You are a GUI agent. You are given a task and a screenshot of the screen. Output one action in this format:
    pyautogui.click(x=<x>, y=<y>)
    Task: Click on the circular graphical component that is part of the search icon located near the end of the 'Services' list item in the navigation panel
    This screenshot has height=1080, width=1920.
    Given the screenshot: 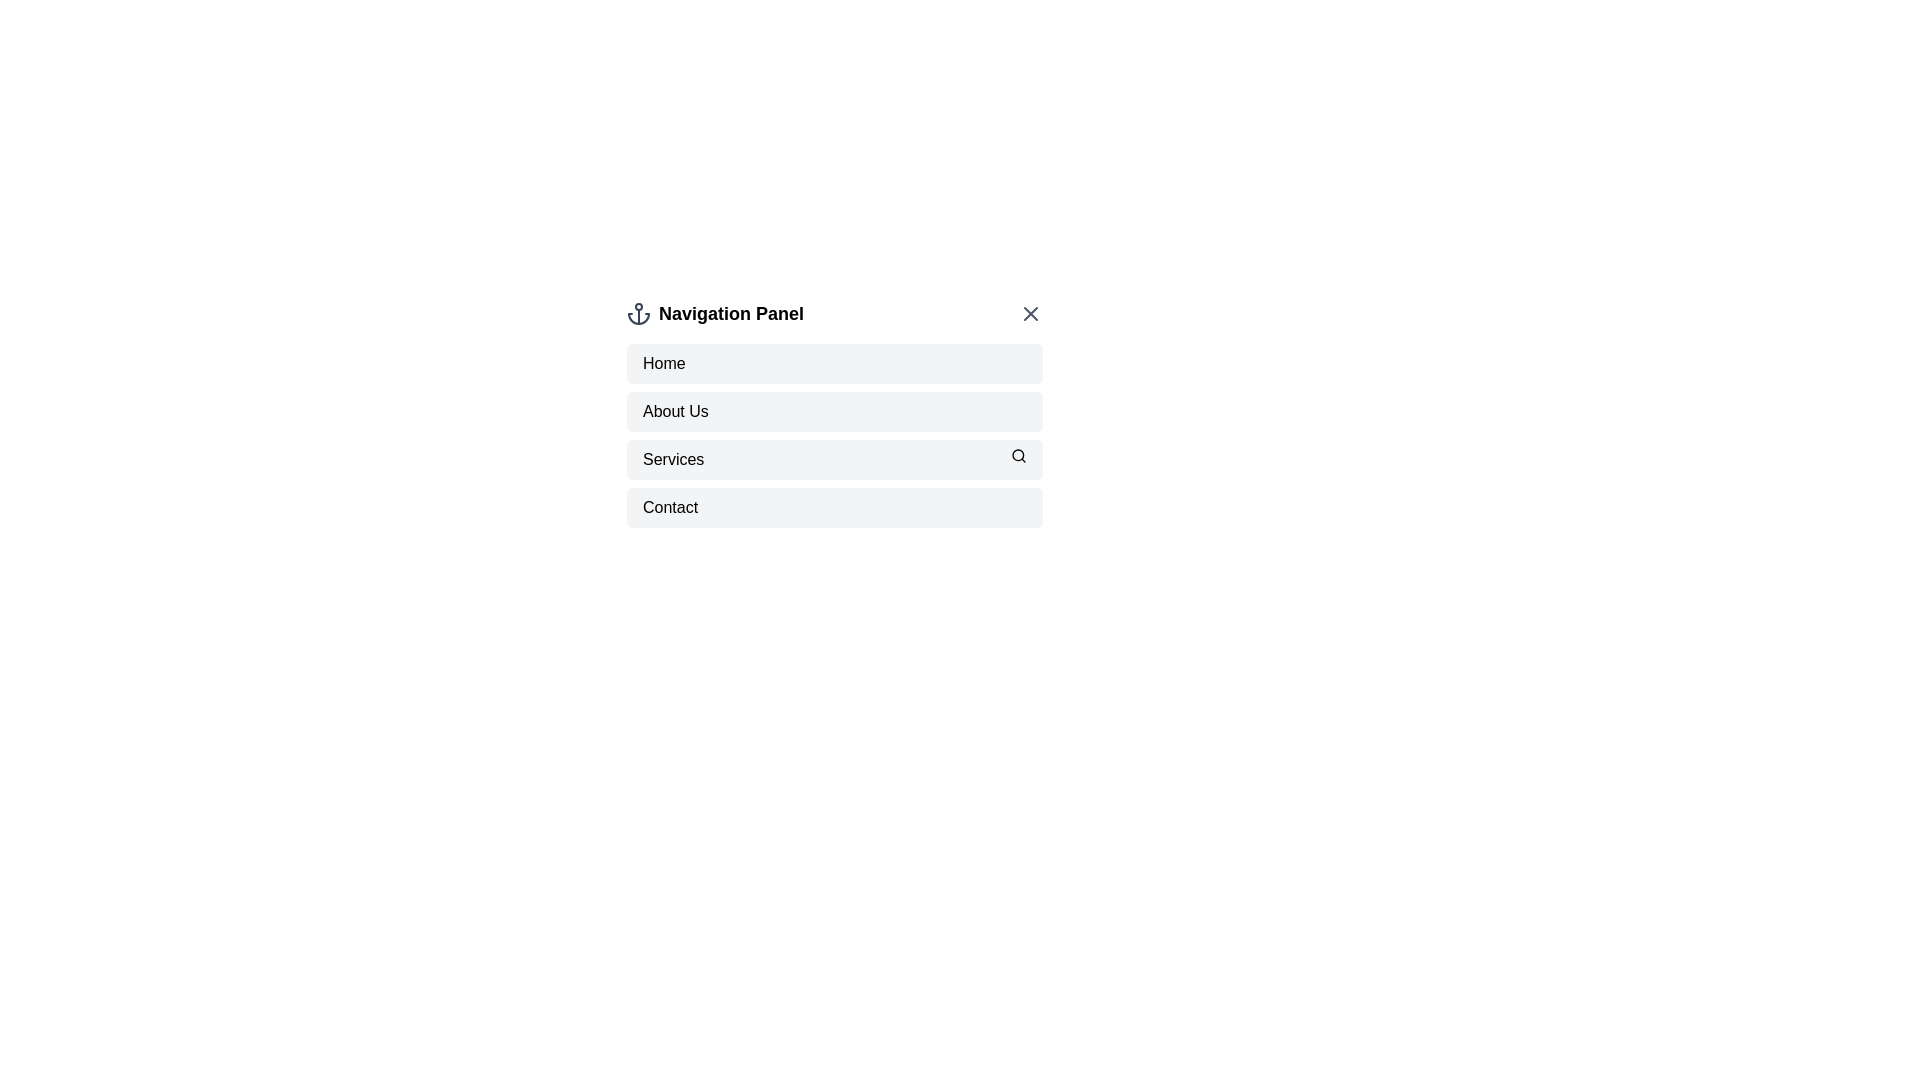 What is the action you would take?
    pyautogui.click(x=1018, y=455)
    